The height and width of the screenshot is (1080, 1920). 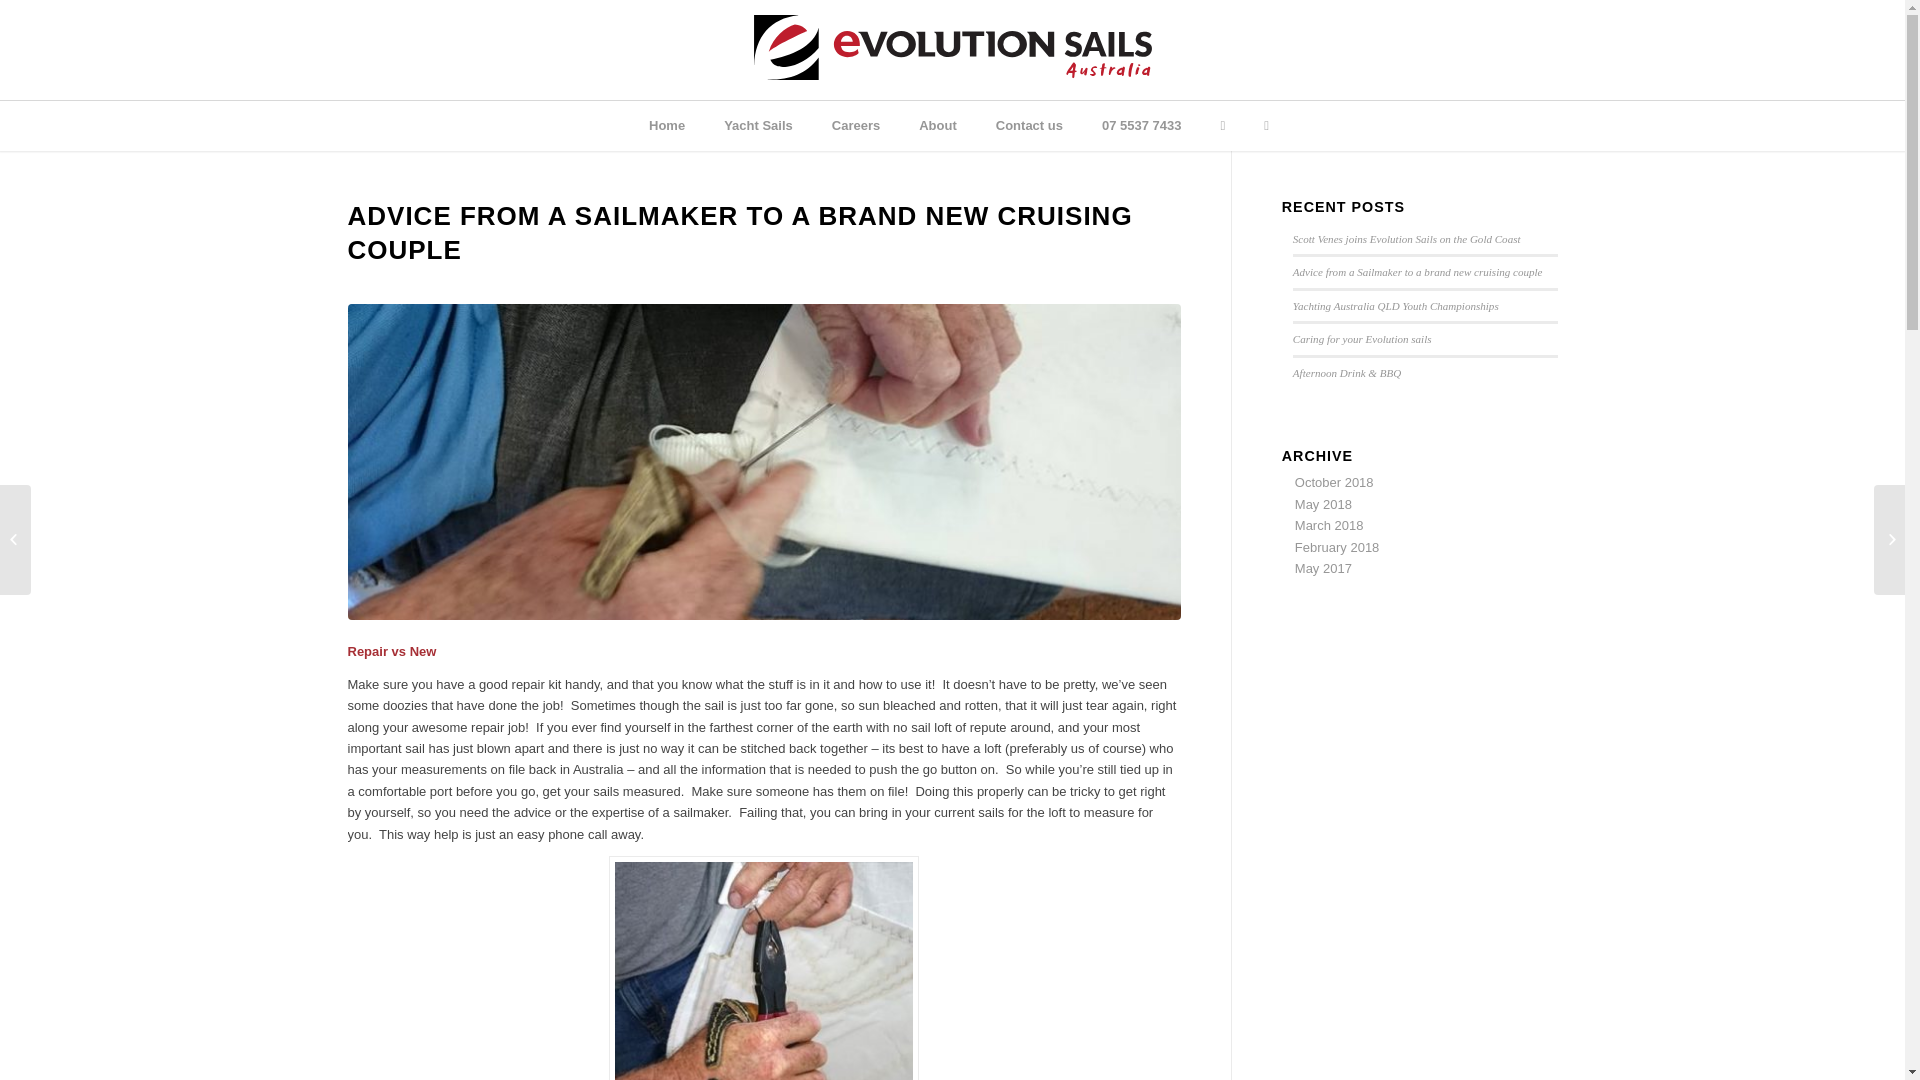 I want to click on 'hand sewing 2', so click(x=763, y=462).